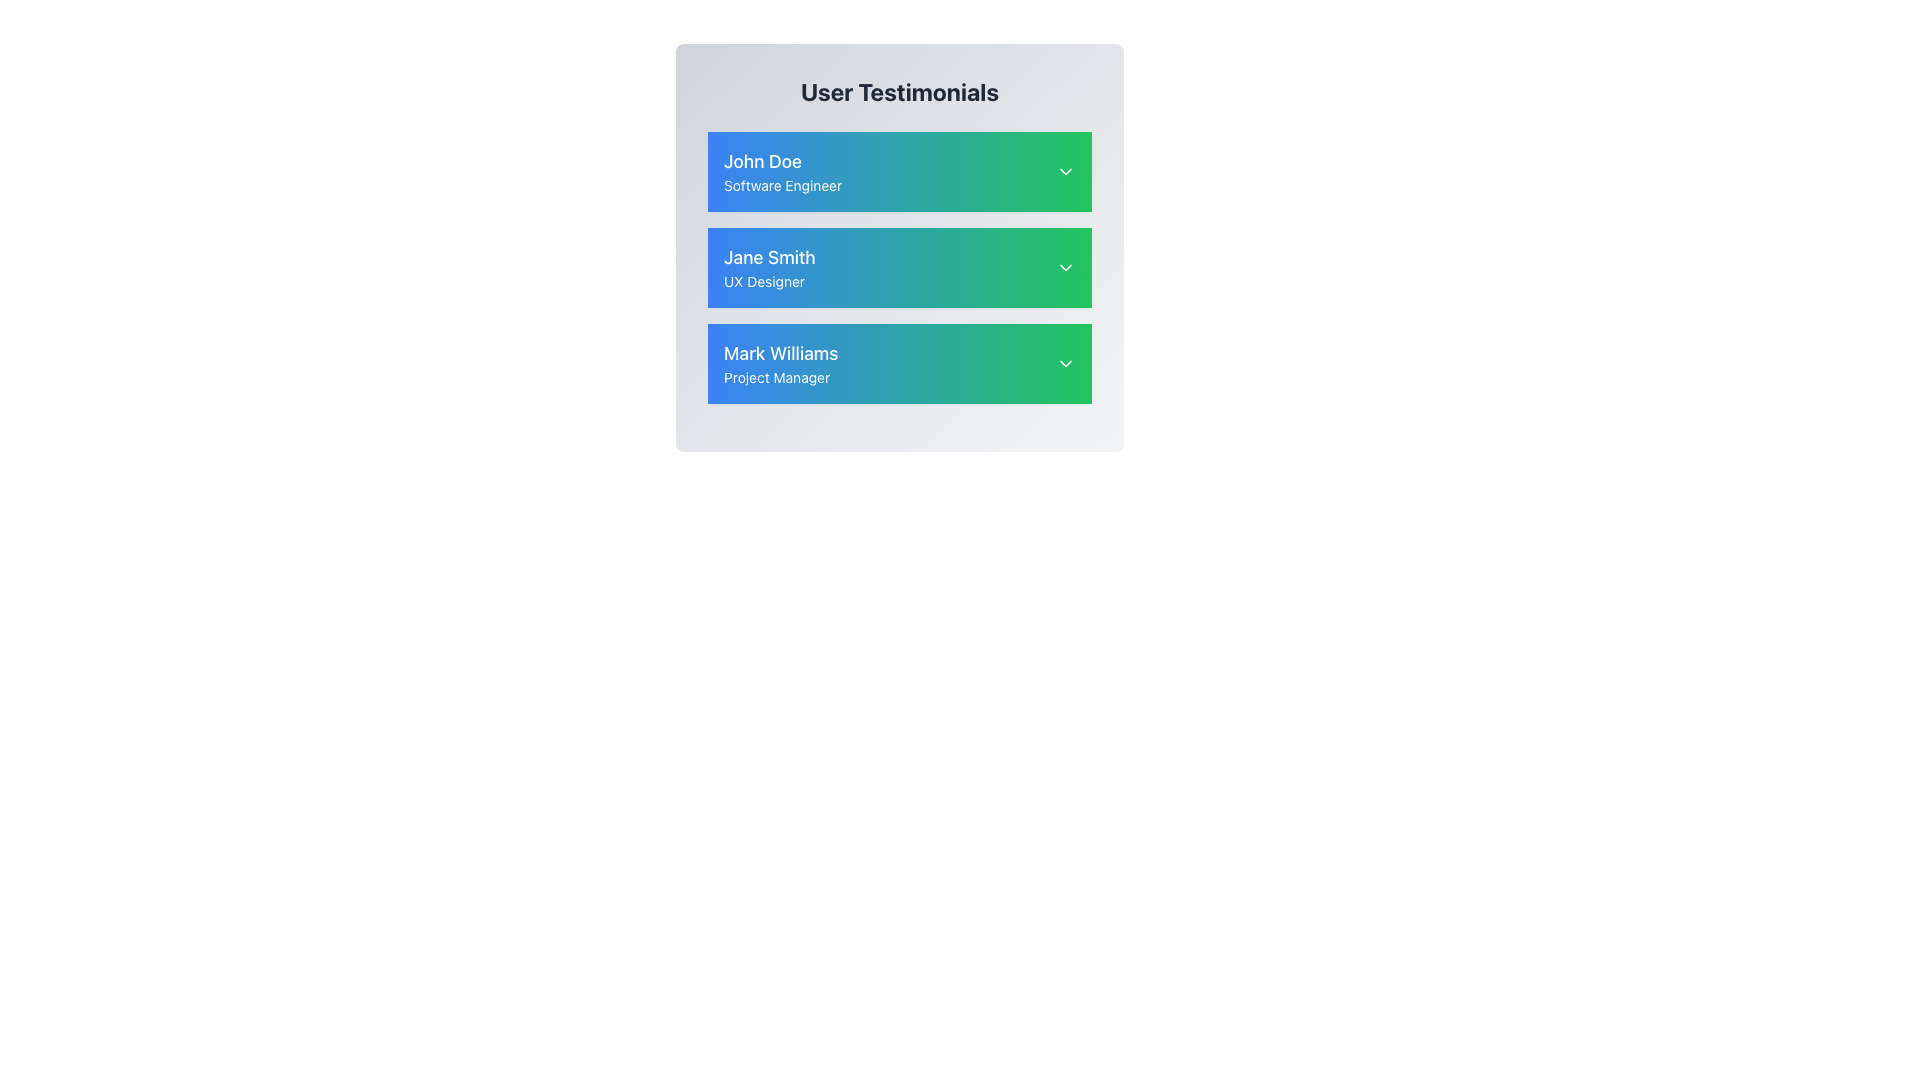 The width and height of the screenshot is (1920, 1080). What do you see at coordinates (768, 257) in the screenshot?
I see `the text label representing the name of a person in the second card of the 'User Testimonials' section` at bounding box center [768, 257].